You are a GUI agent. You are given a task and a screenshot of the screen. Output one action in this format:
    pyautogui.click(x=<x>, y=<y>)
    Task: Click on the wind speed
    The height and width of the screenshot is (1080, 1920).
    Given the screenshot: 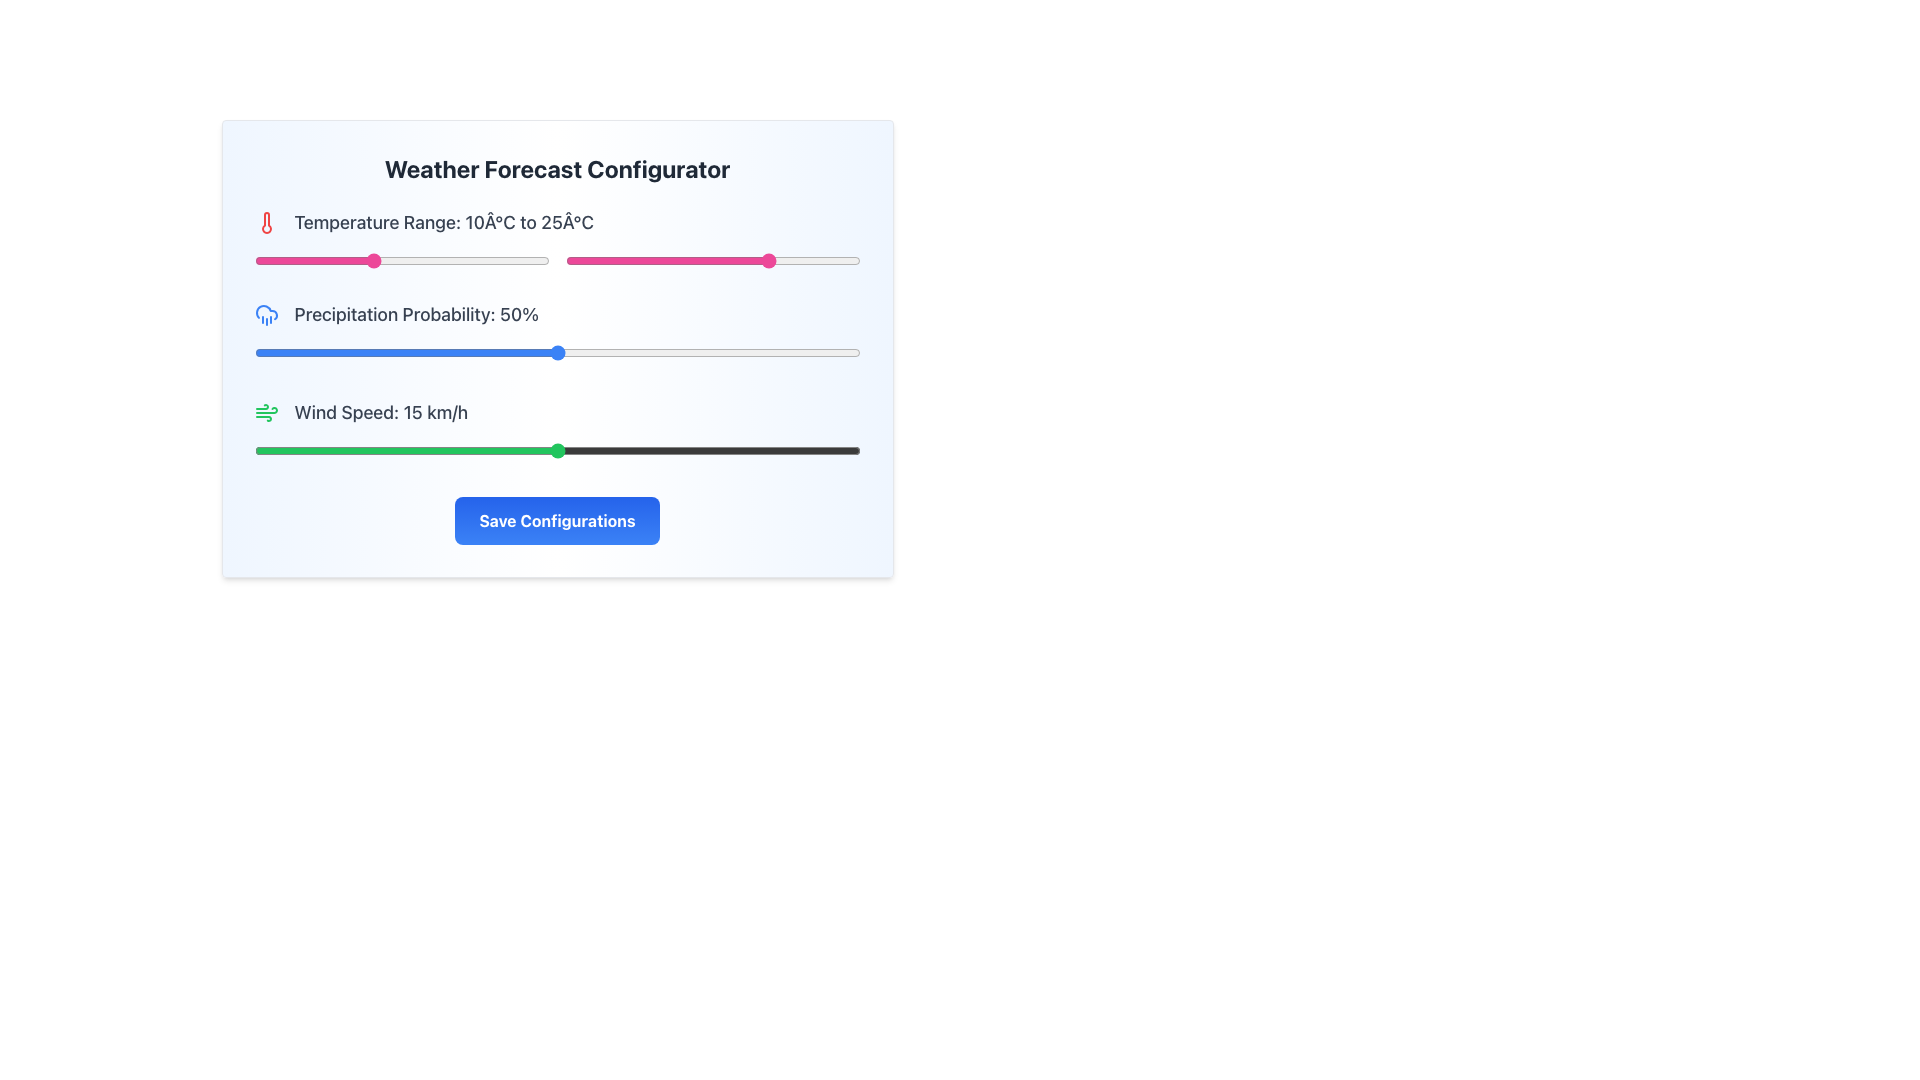 What is the action you would take?
    pyautogui.click(x=576, y=451)
    